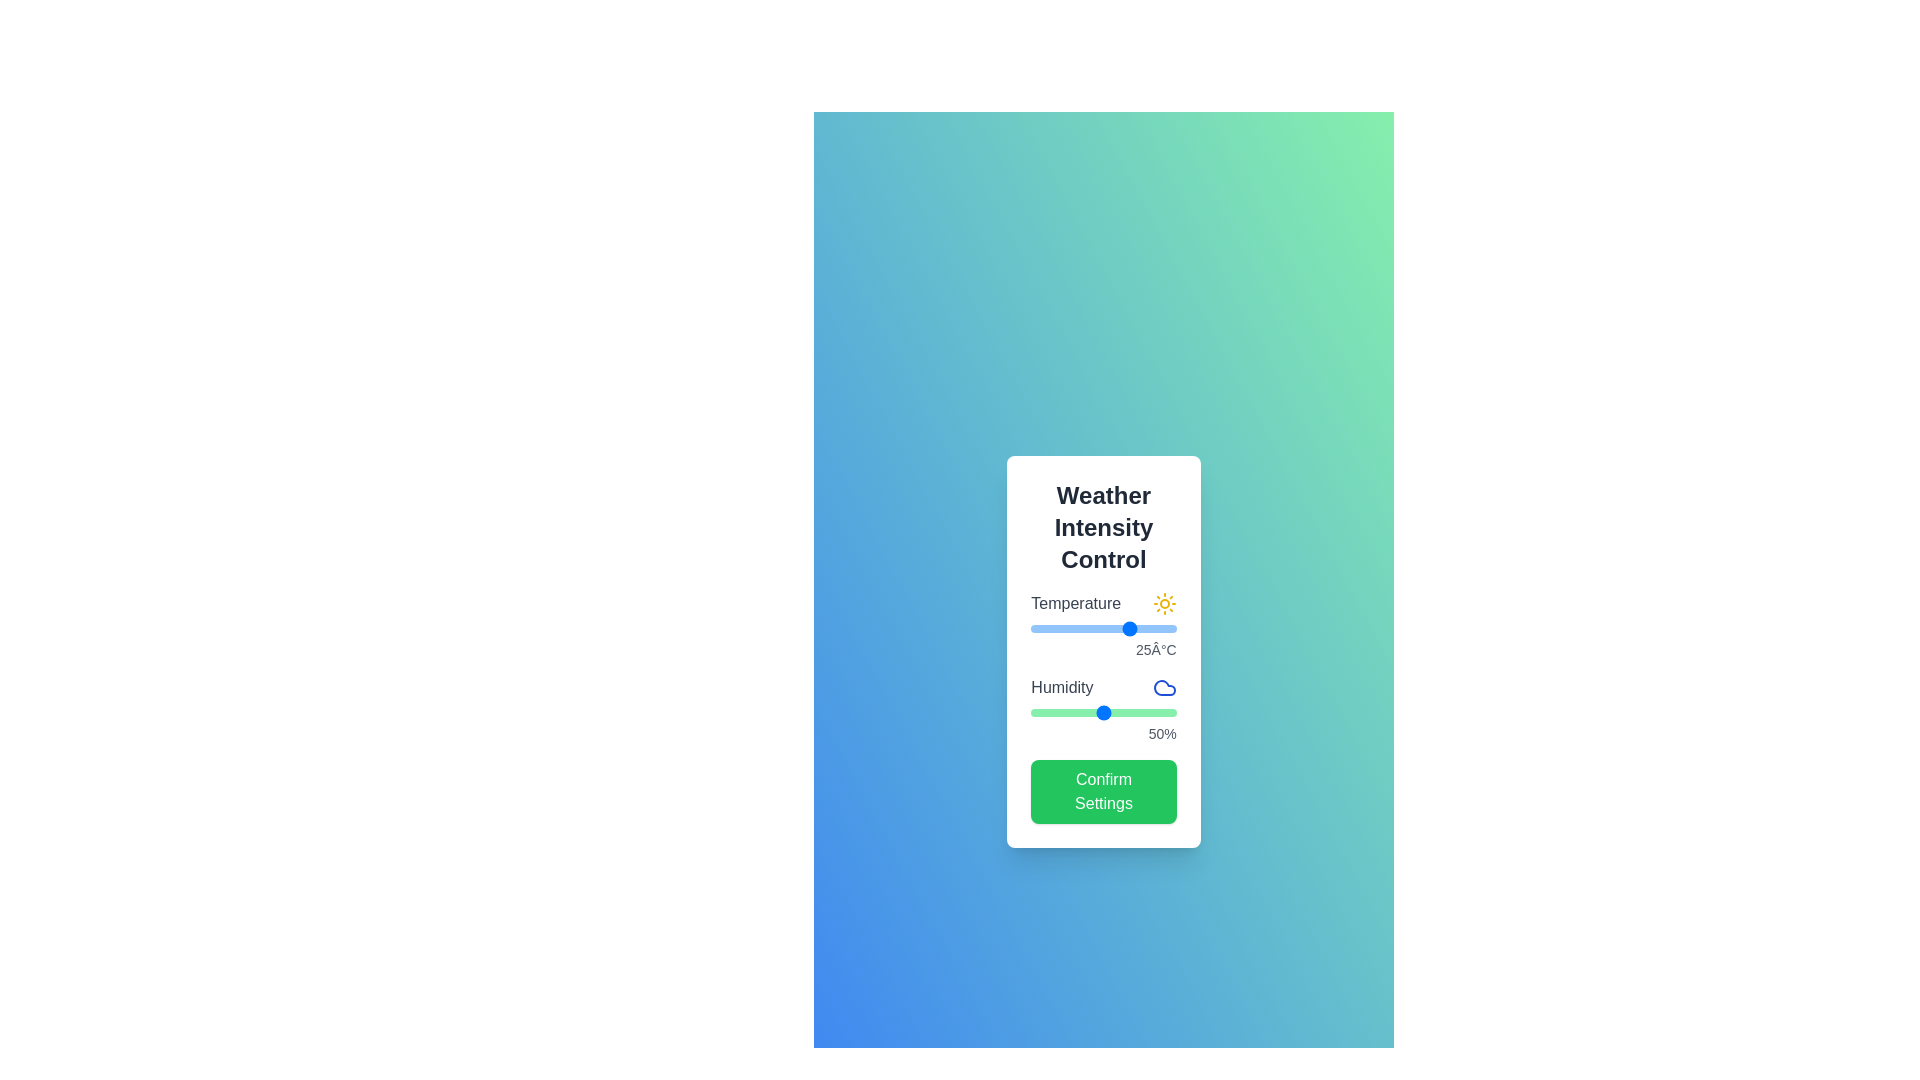  I want to click on the humidity slider to 1%, so click(1032, 712).